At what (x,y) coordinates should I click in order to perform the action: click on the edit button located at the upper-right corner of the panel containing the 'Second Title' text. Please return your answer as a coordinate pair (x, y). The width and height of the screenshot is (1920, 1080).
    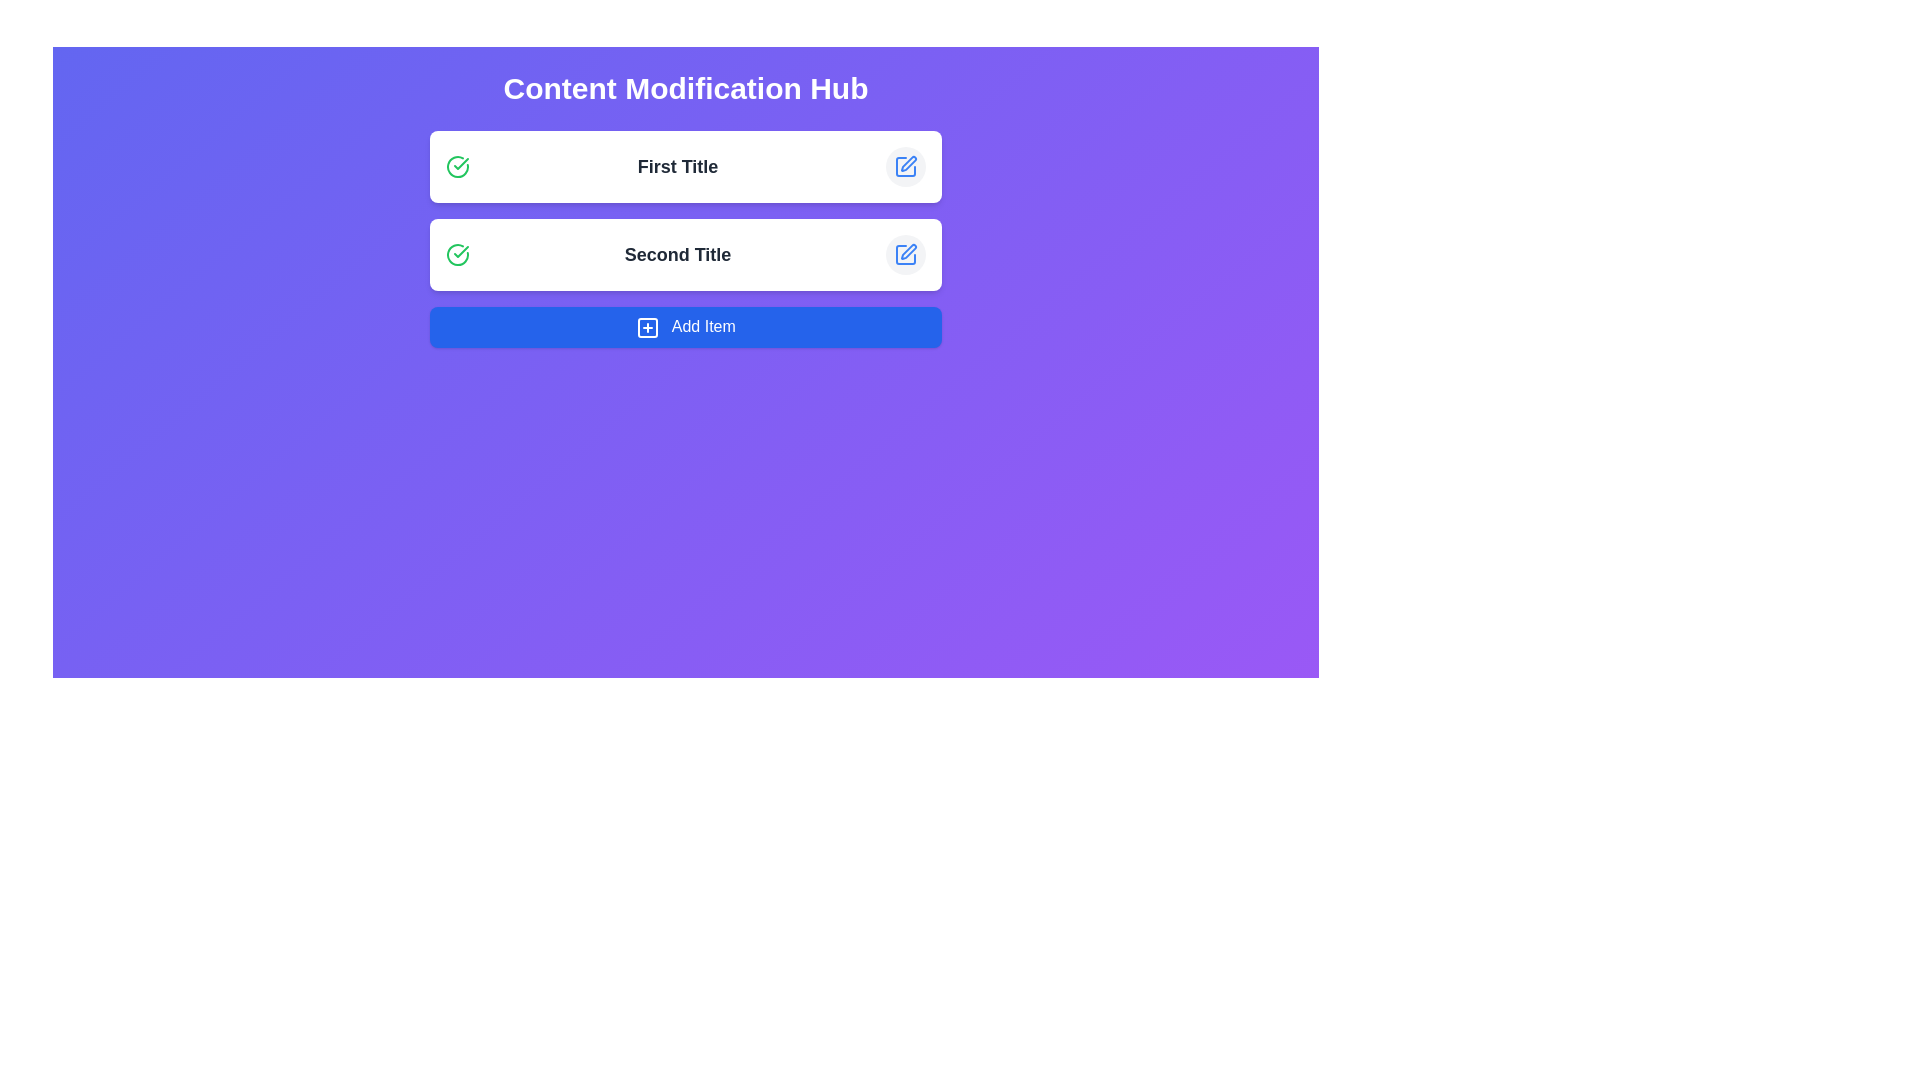
    Looking at the image, I should click on (905, 253).